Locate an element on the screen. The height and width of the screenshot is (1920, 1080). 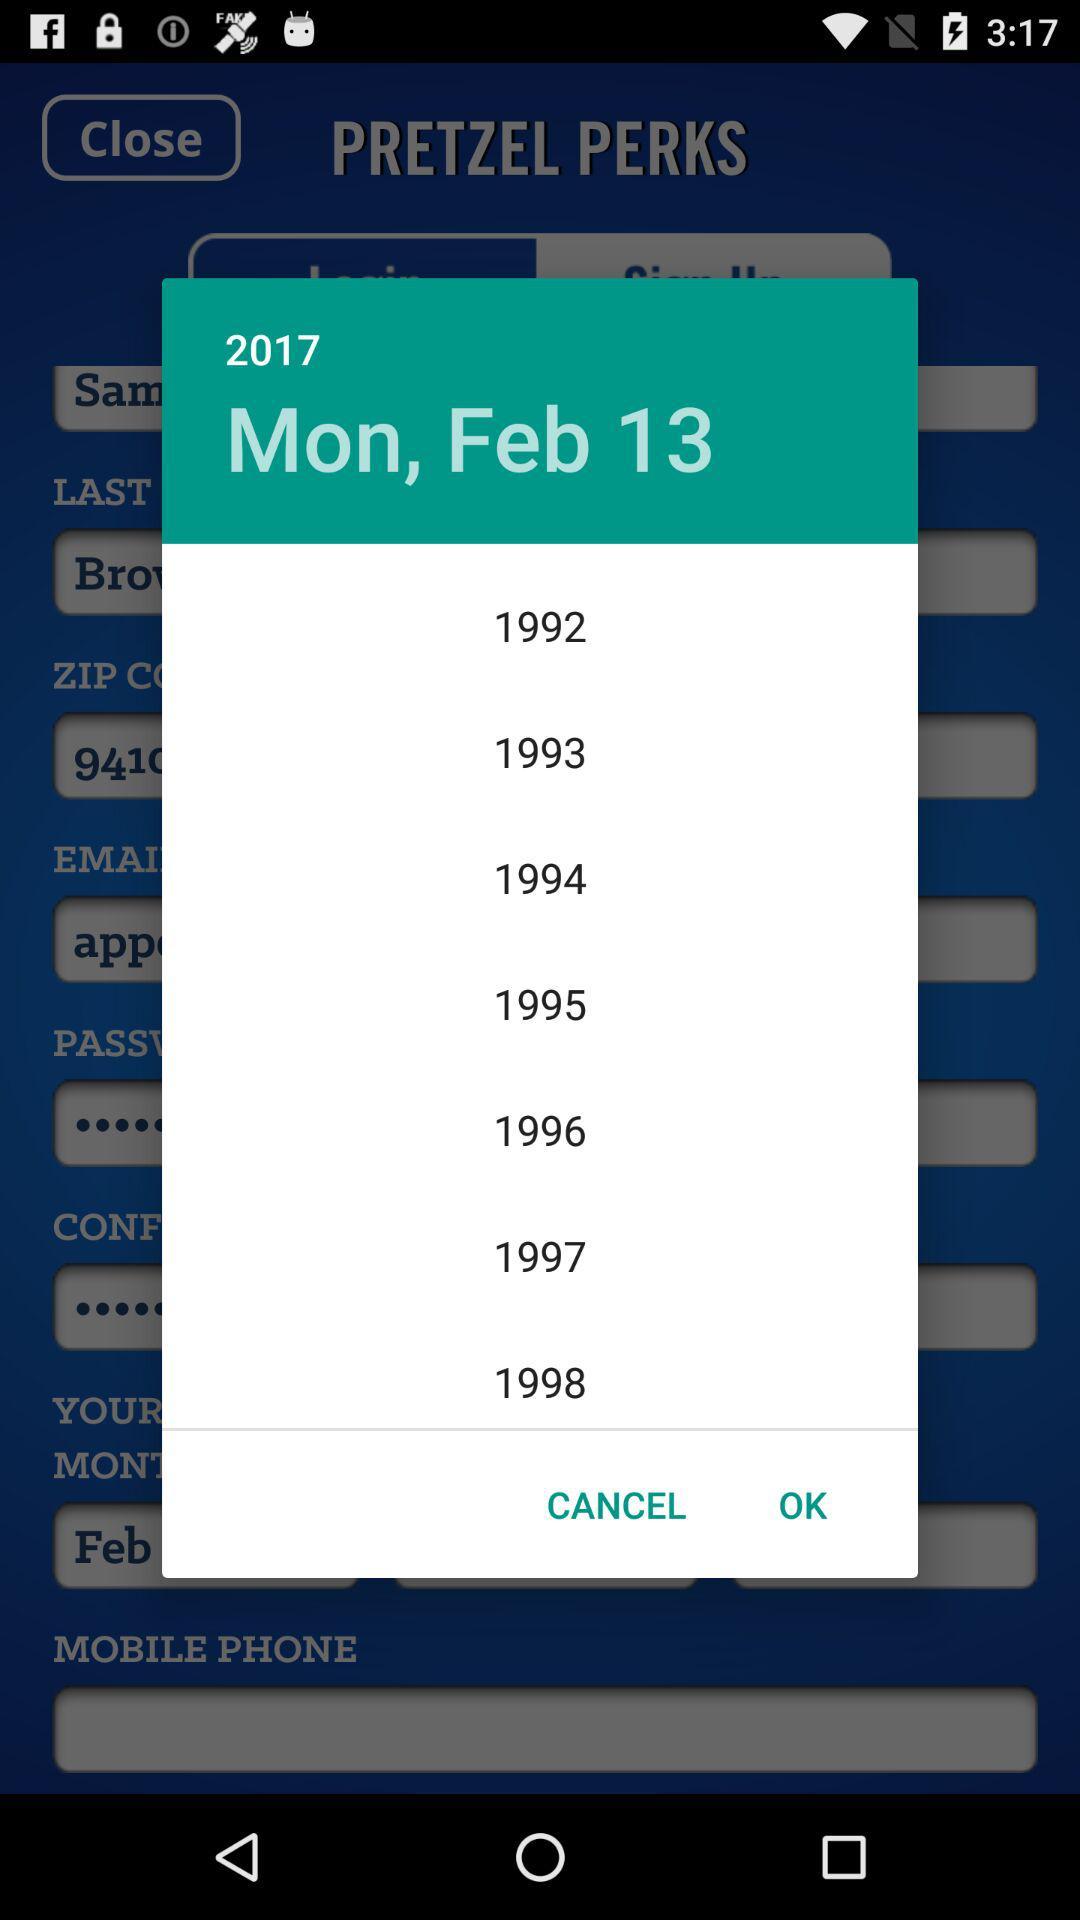
item below the 2017 icon is located at coordinates (470, 435).